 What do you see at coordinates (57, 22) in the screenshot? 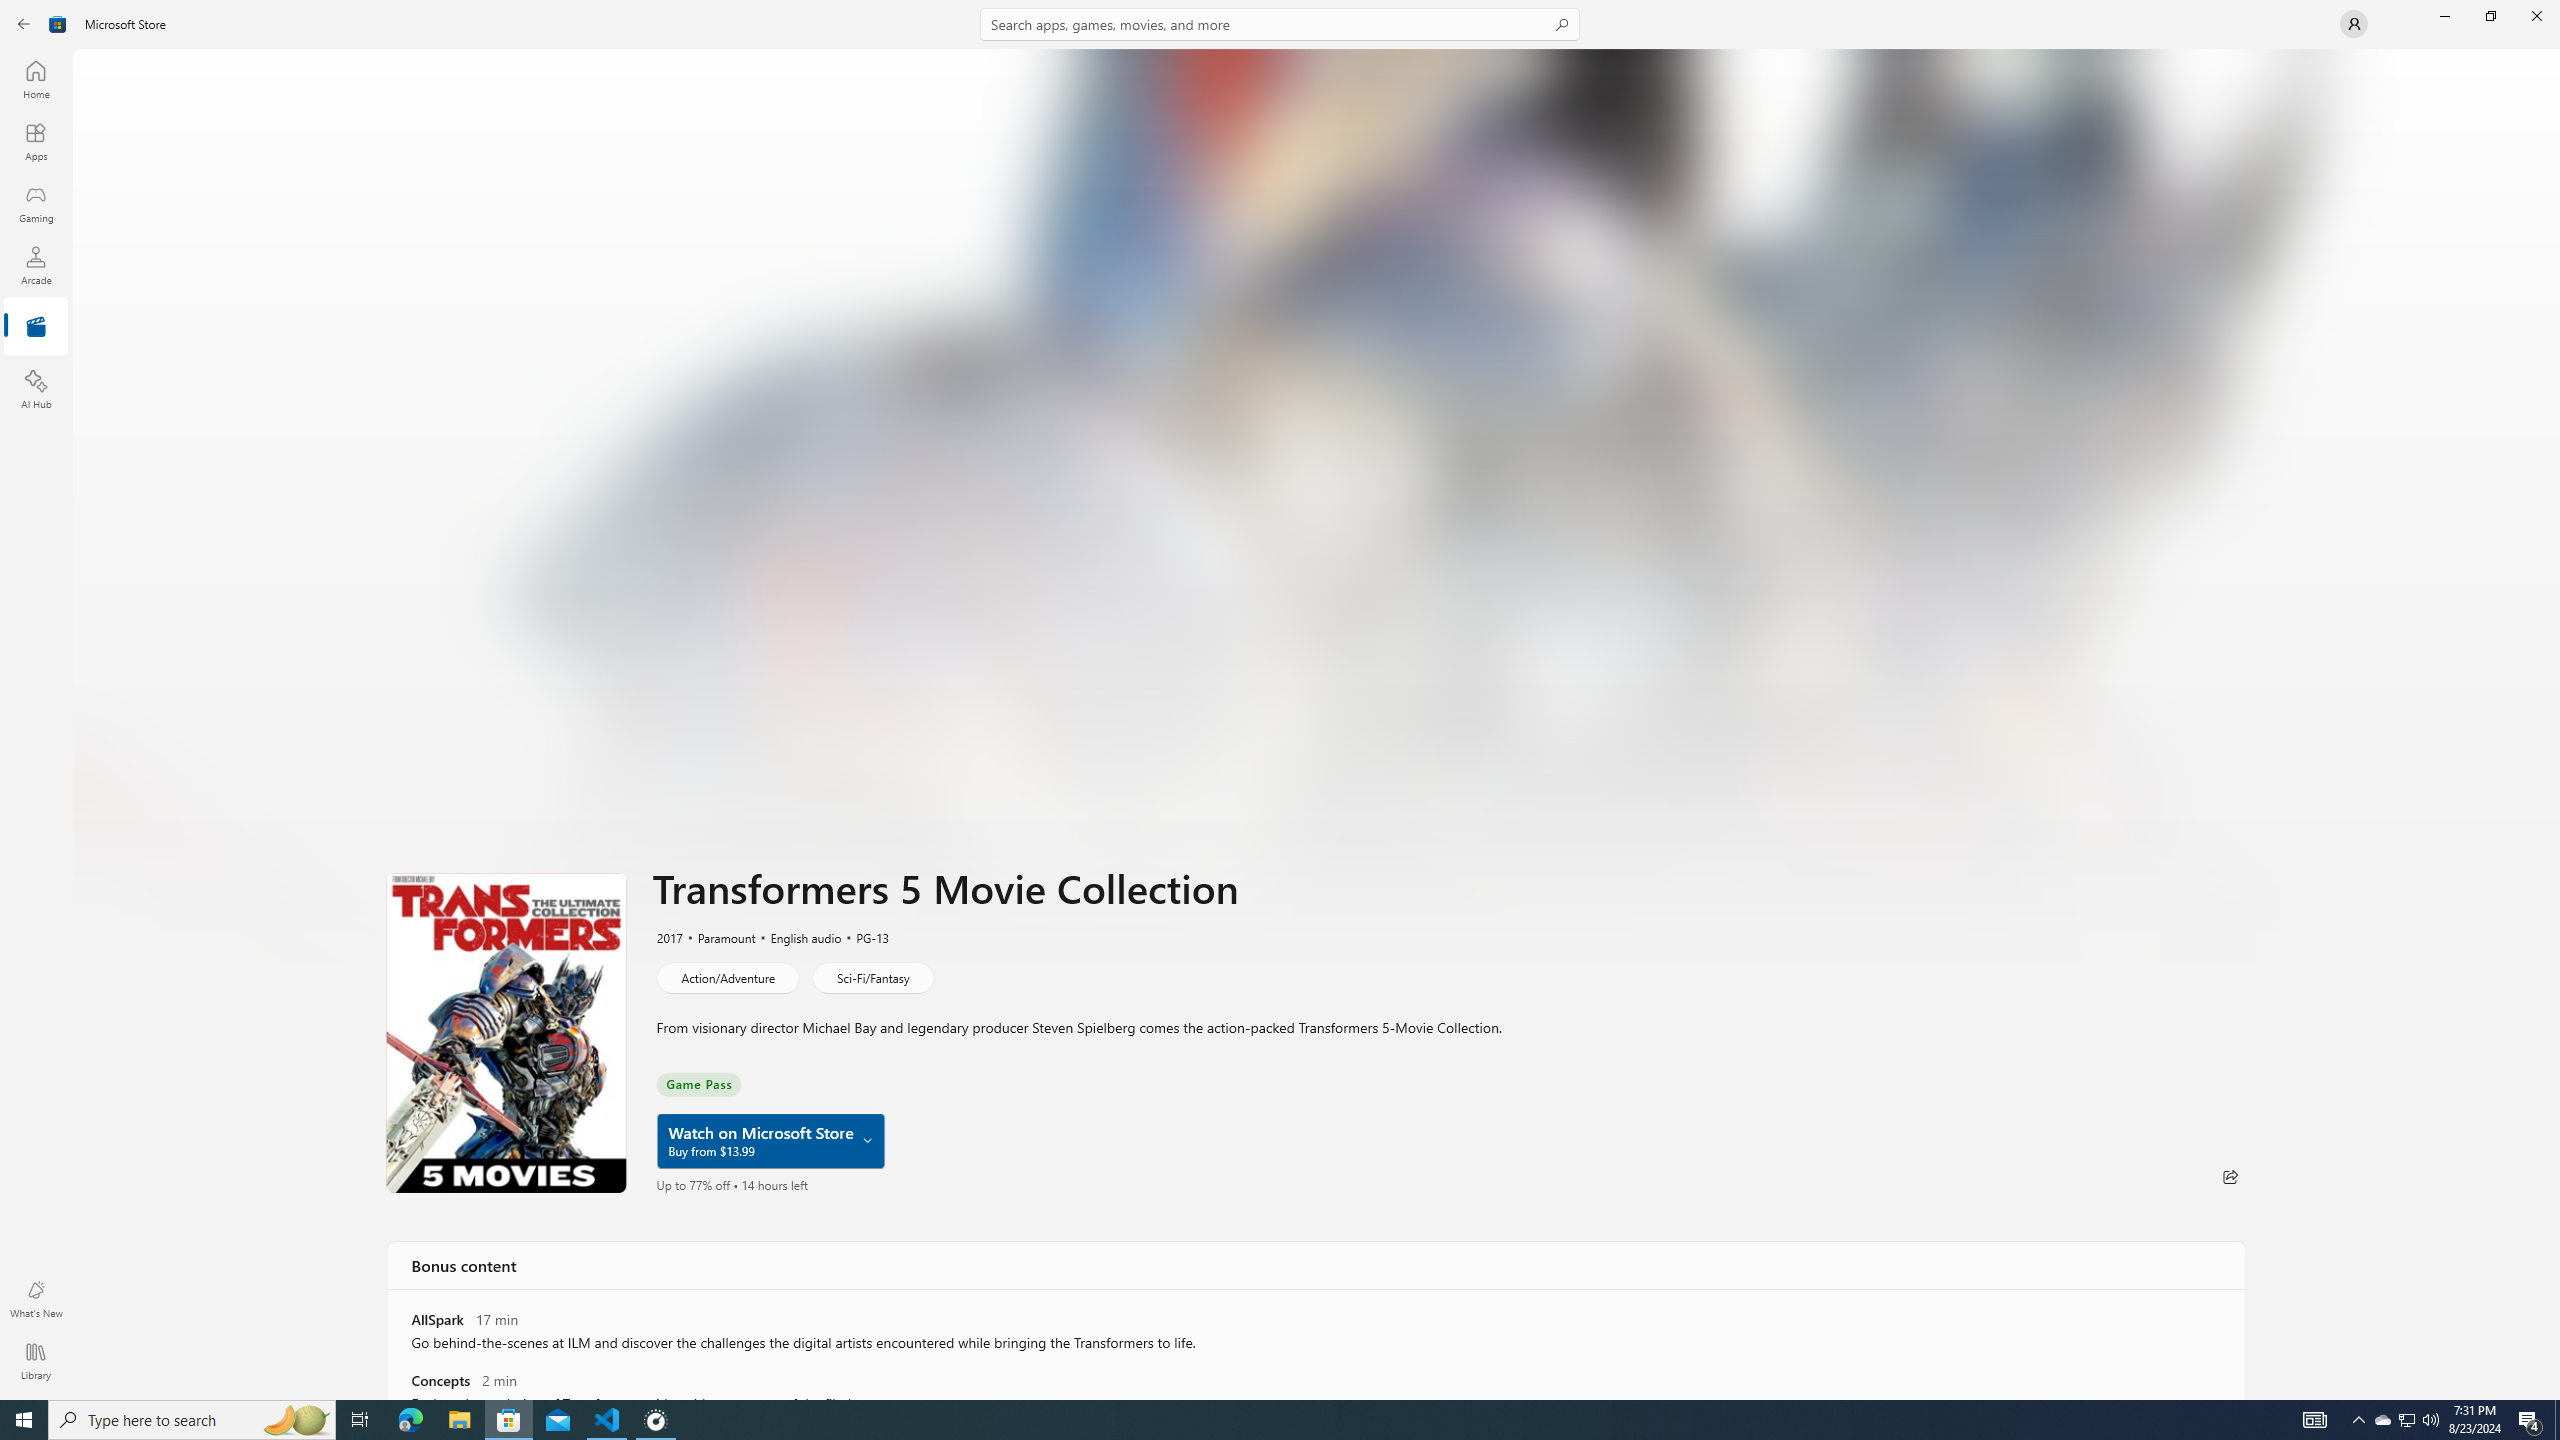
I see `'Class: Image'` at bounding box center [57, 22].